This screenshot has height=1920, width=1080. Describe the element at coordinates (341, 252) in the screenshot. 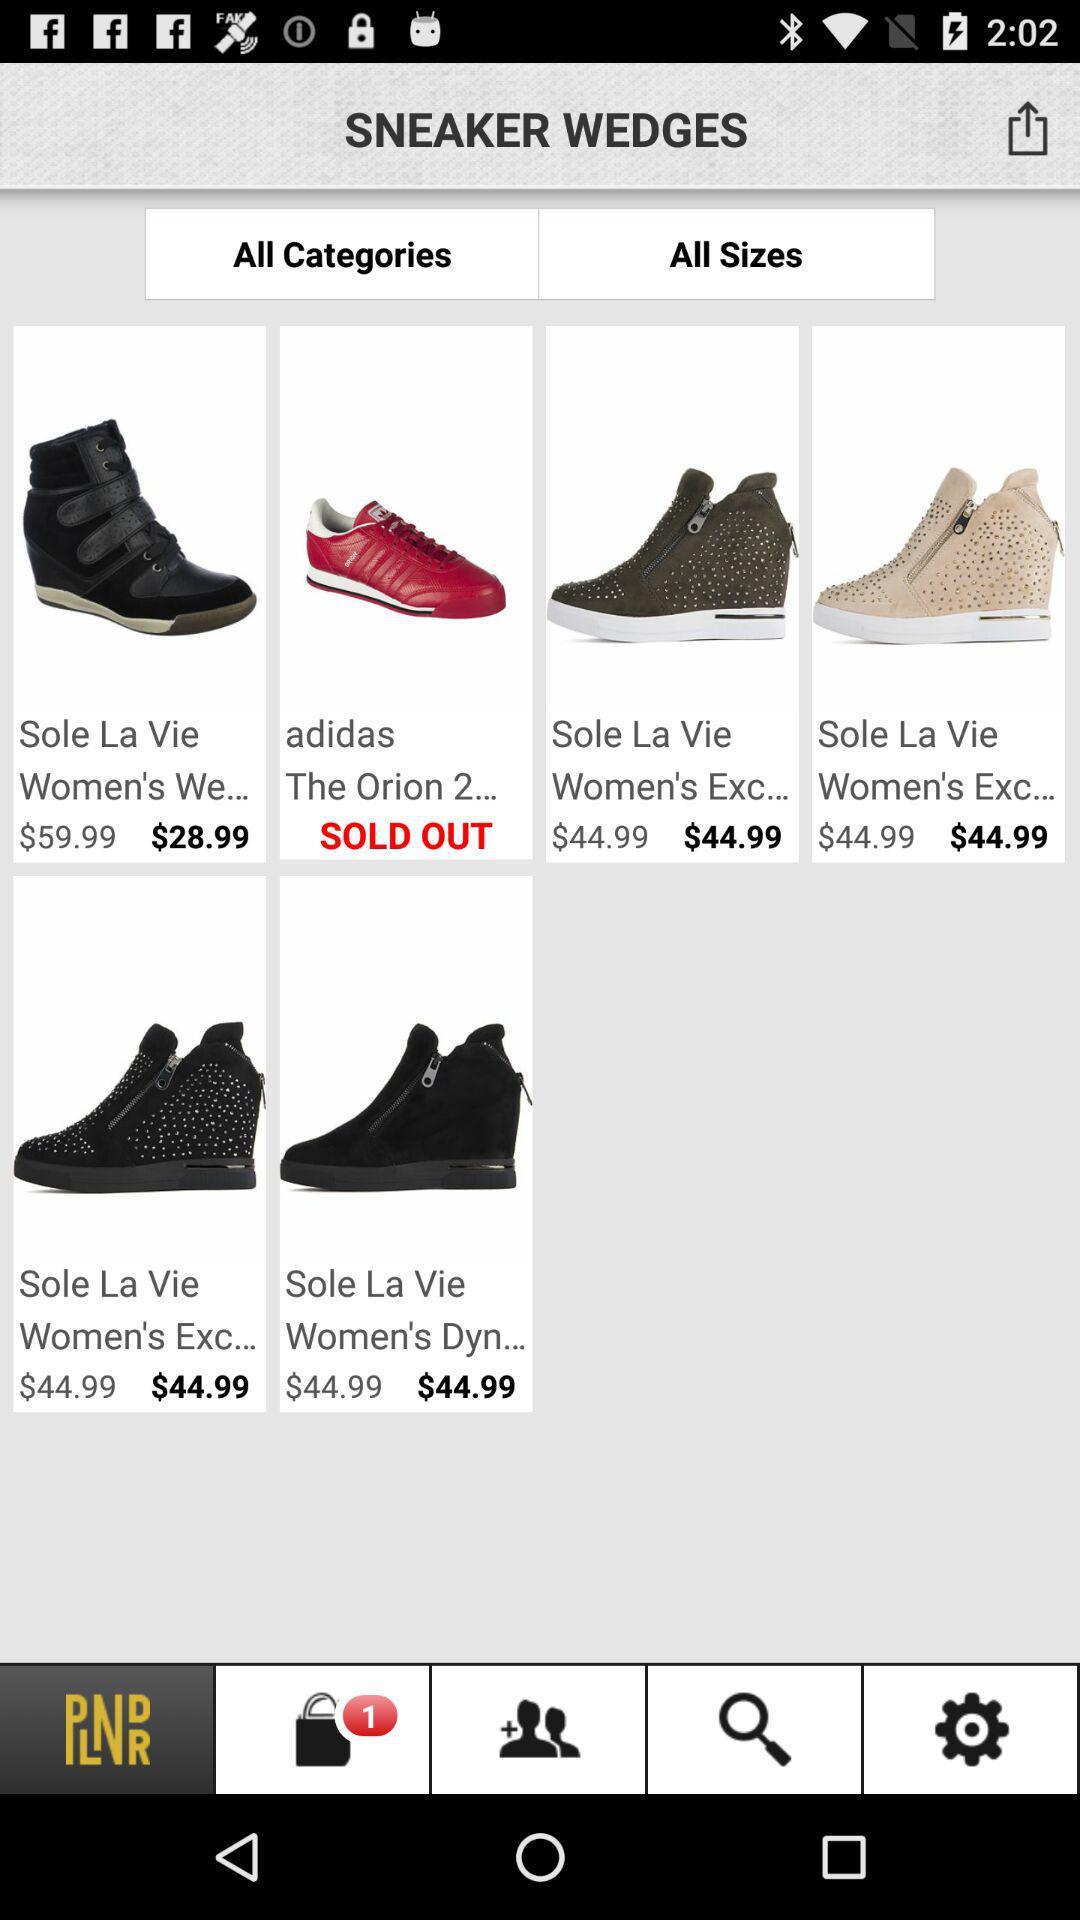

I see `the item below sneaker wedges app` at that location.